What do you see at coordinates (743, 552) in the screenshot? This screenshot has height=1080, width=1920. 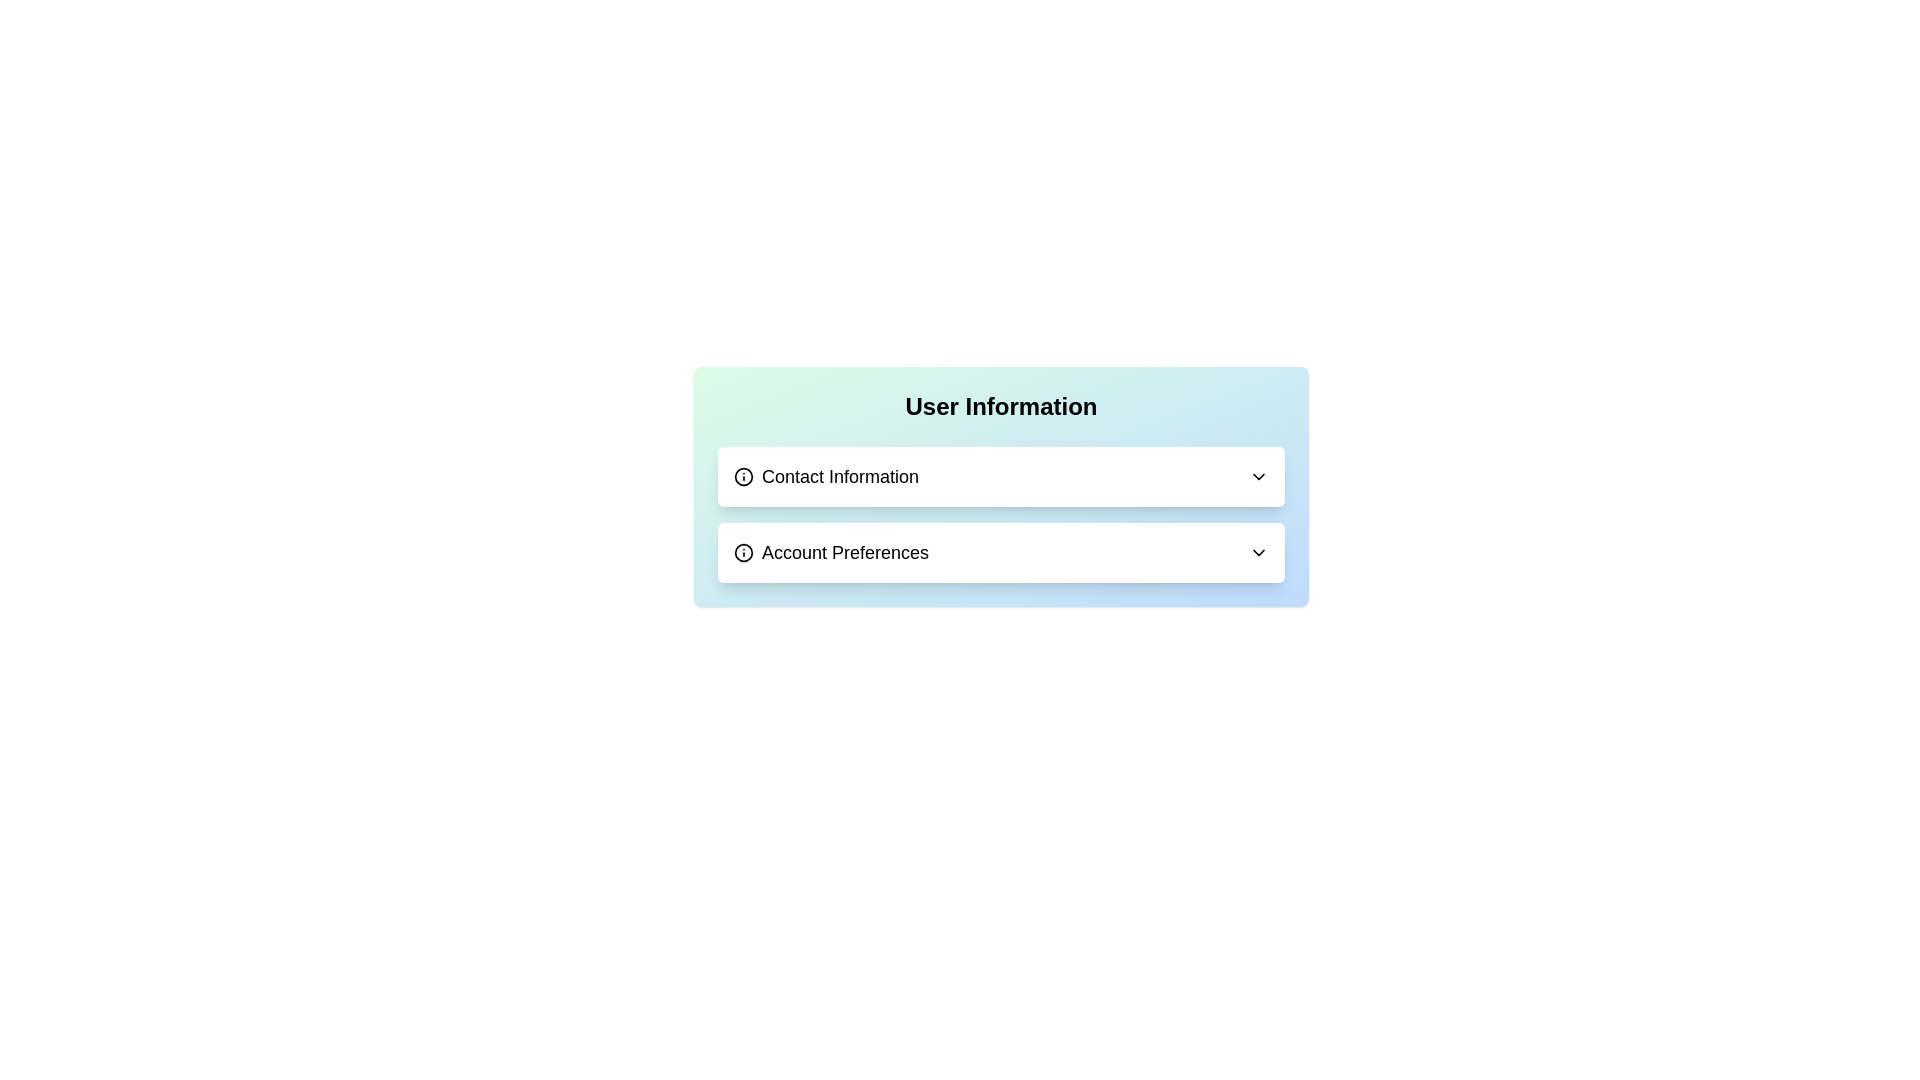 I see `the circular information icon located` at bounding box center [743, 552].